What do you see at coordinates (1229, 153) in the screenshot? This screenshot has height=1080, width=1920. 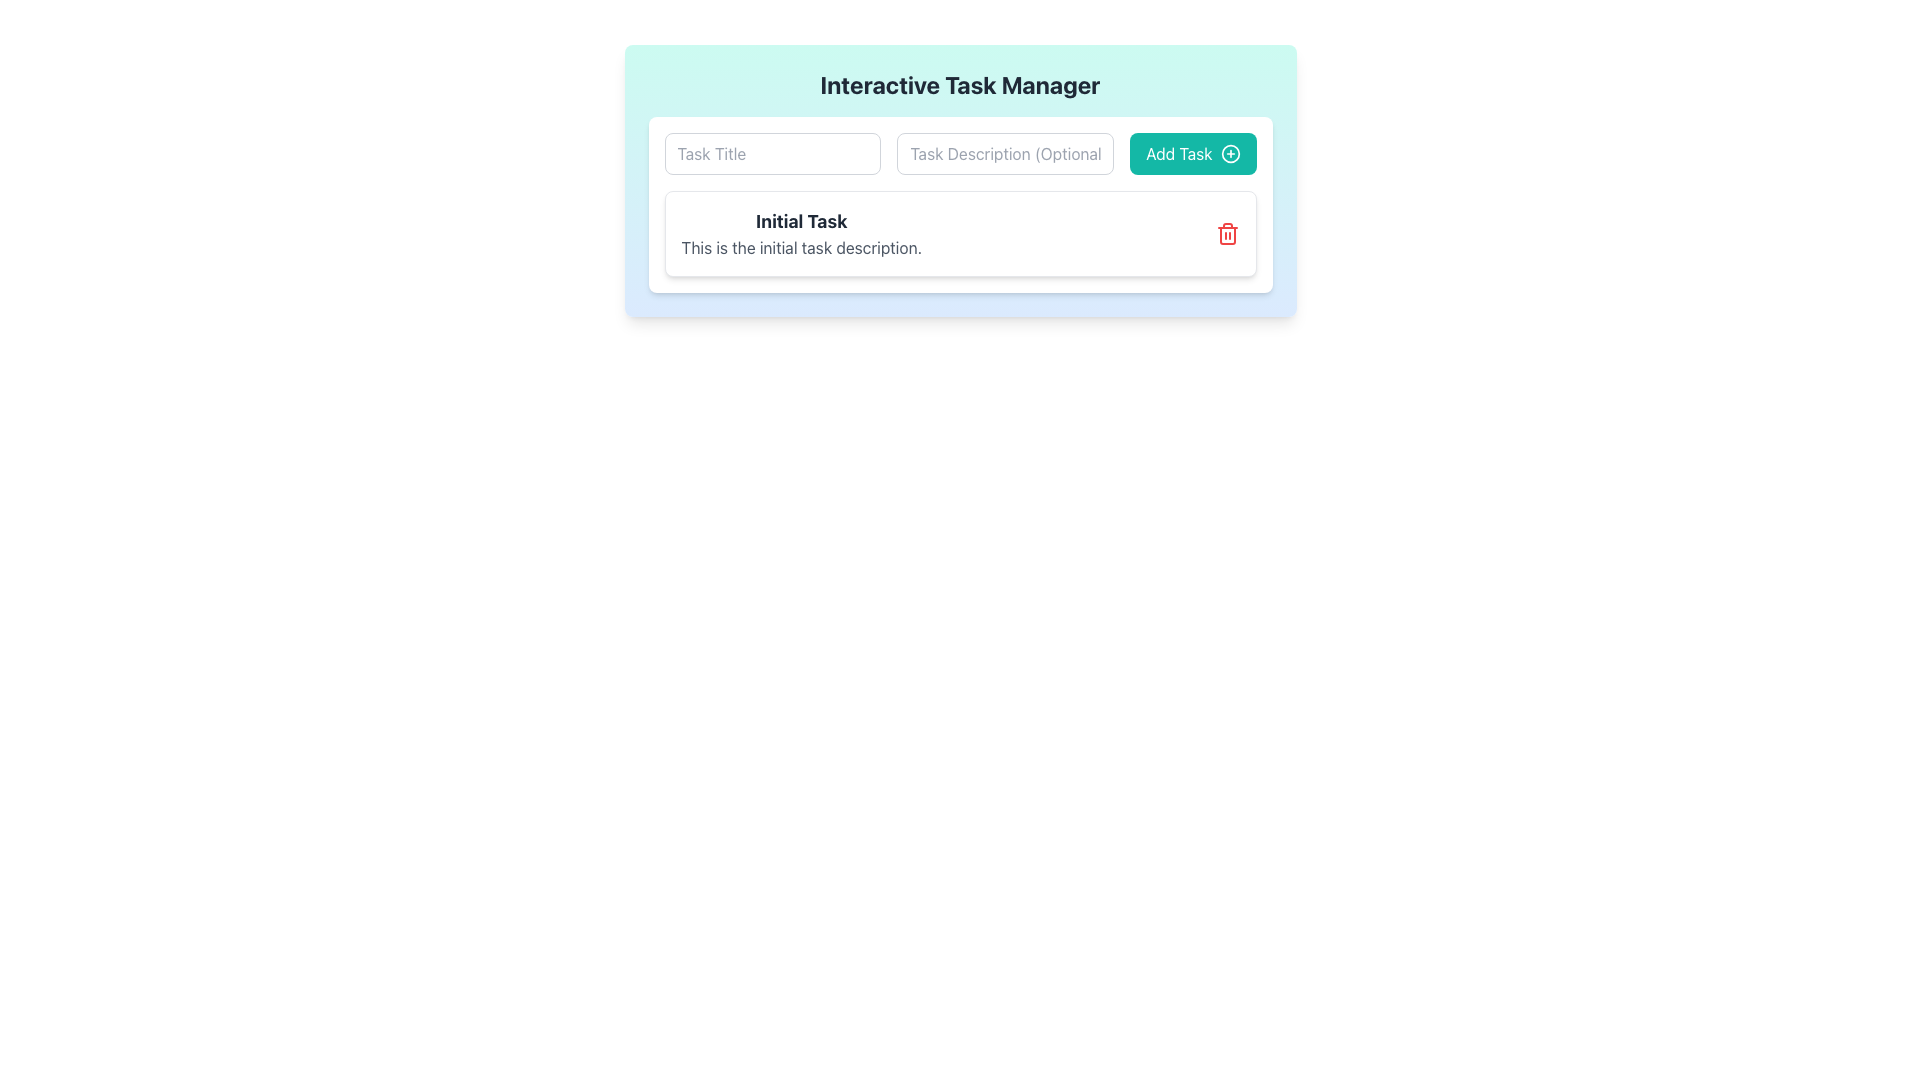 I see `circular plus icon located inside the green 'Add Task' button, which is positioned to the right of the label 'Add Task'` at bounding box center [1229, 153].